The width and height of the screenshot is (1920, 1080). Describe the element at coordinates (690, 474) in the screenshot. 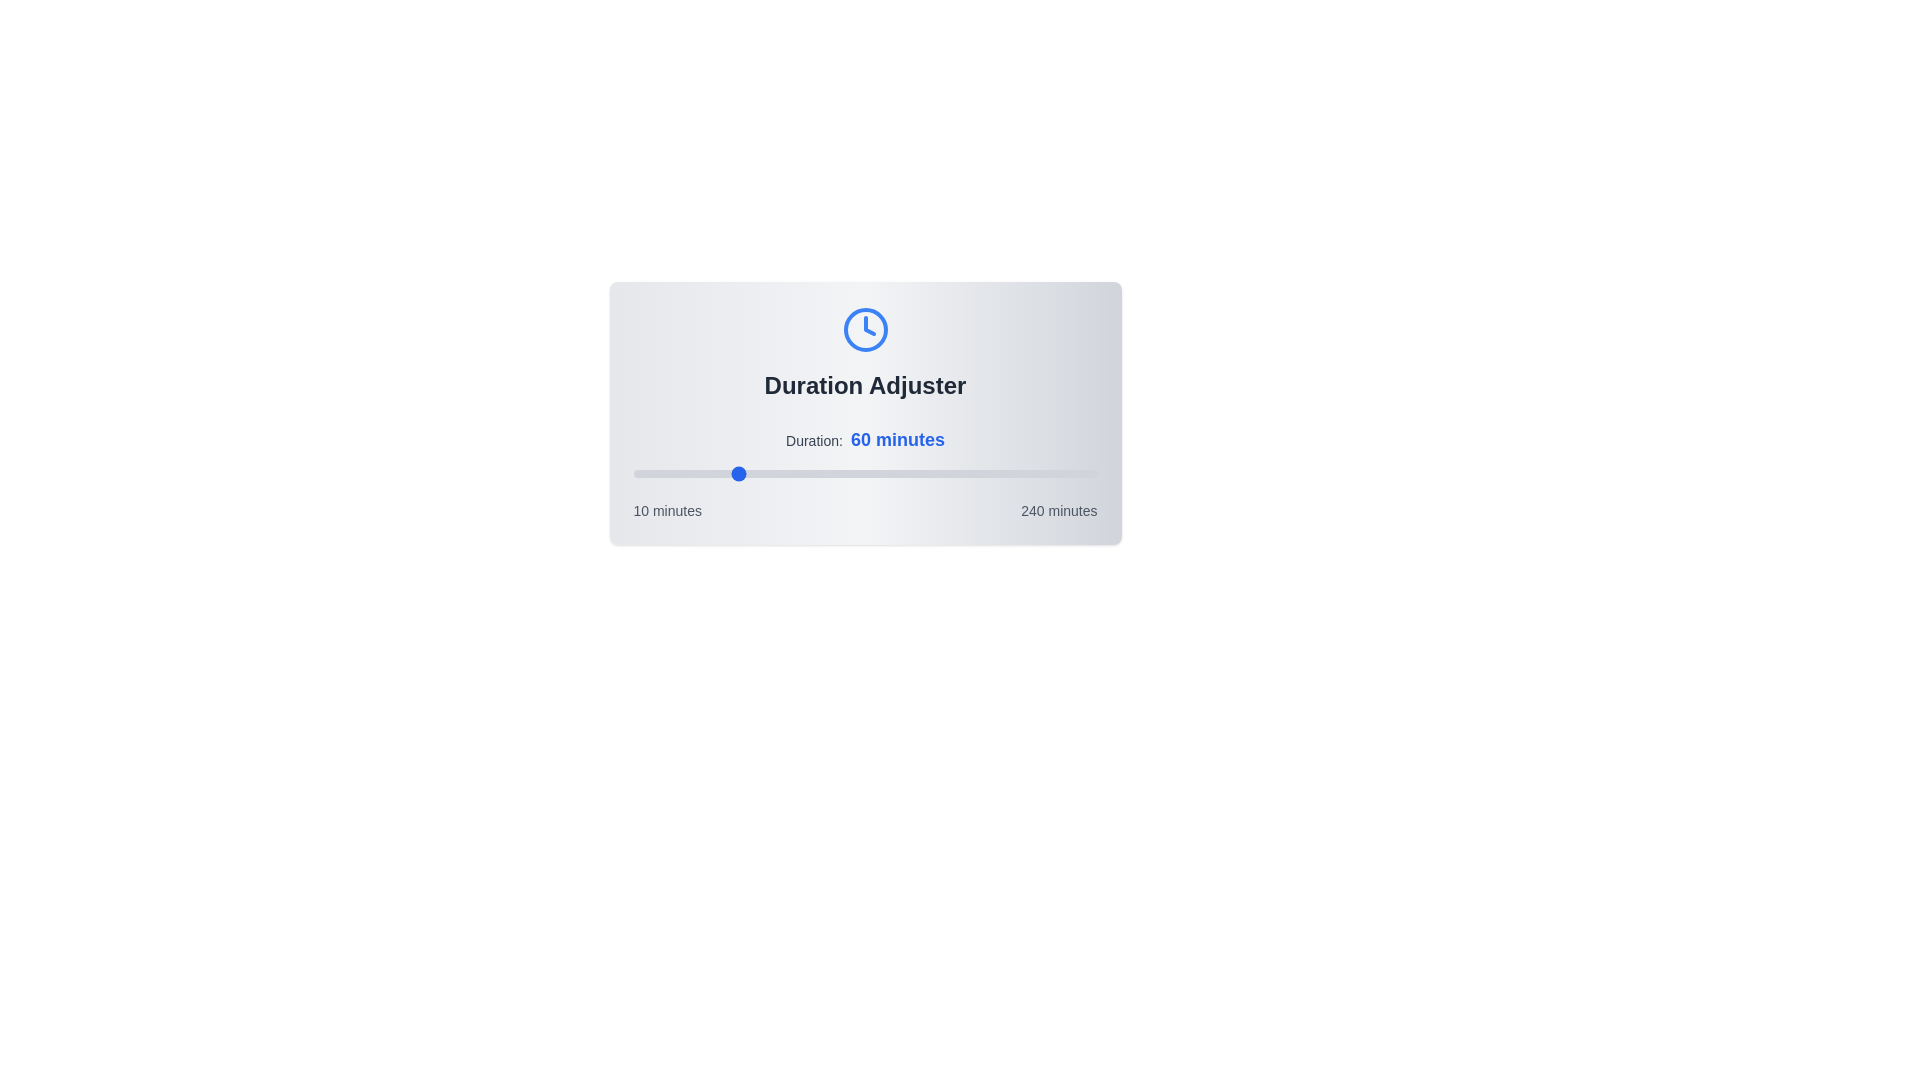

I see `the duration slider to 38 minutes` at that location.